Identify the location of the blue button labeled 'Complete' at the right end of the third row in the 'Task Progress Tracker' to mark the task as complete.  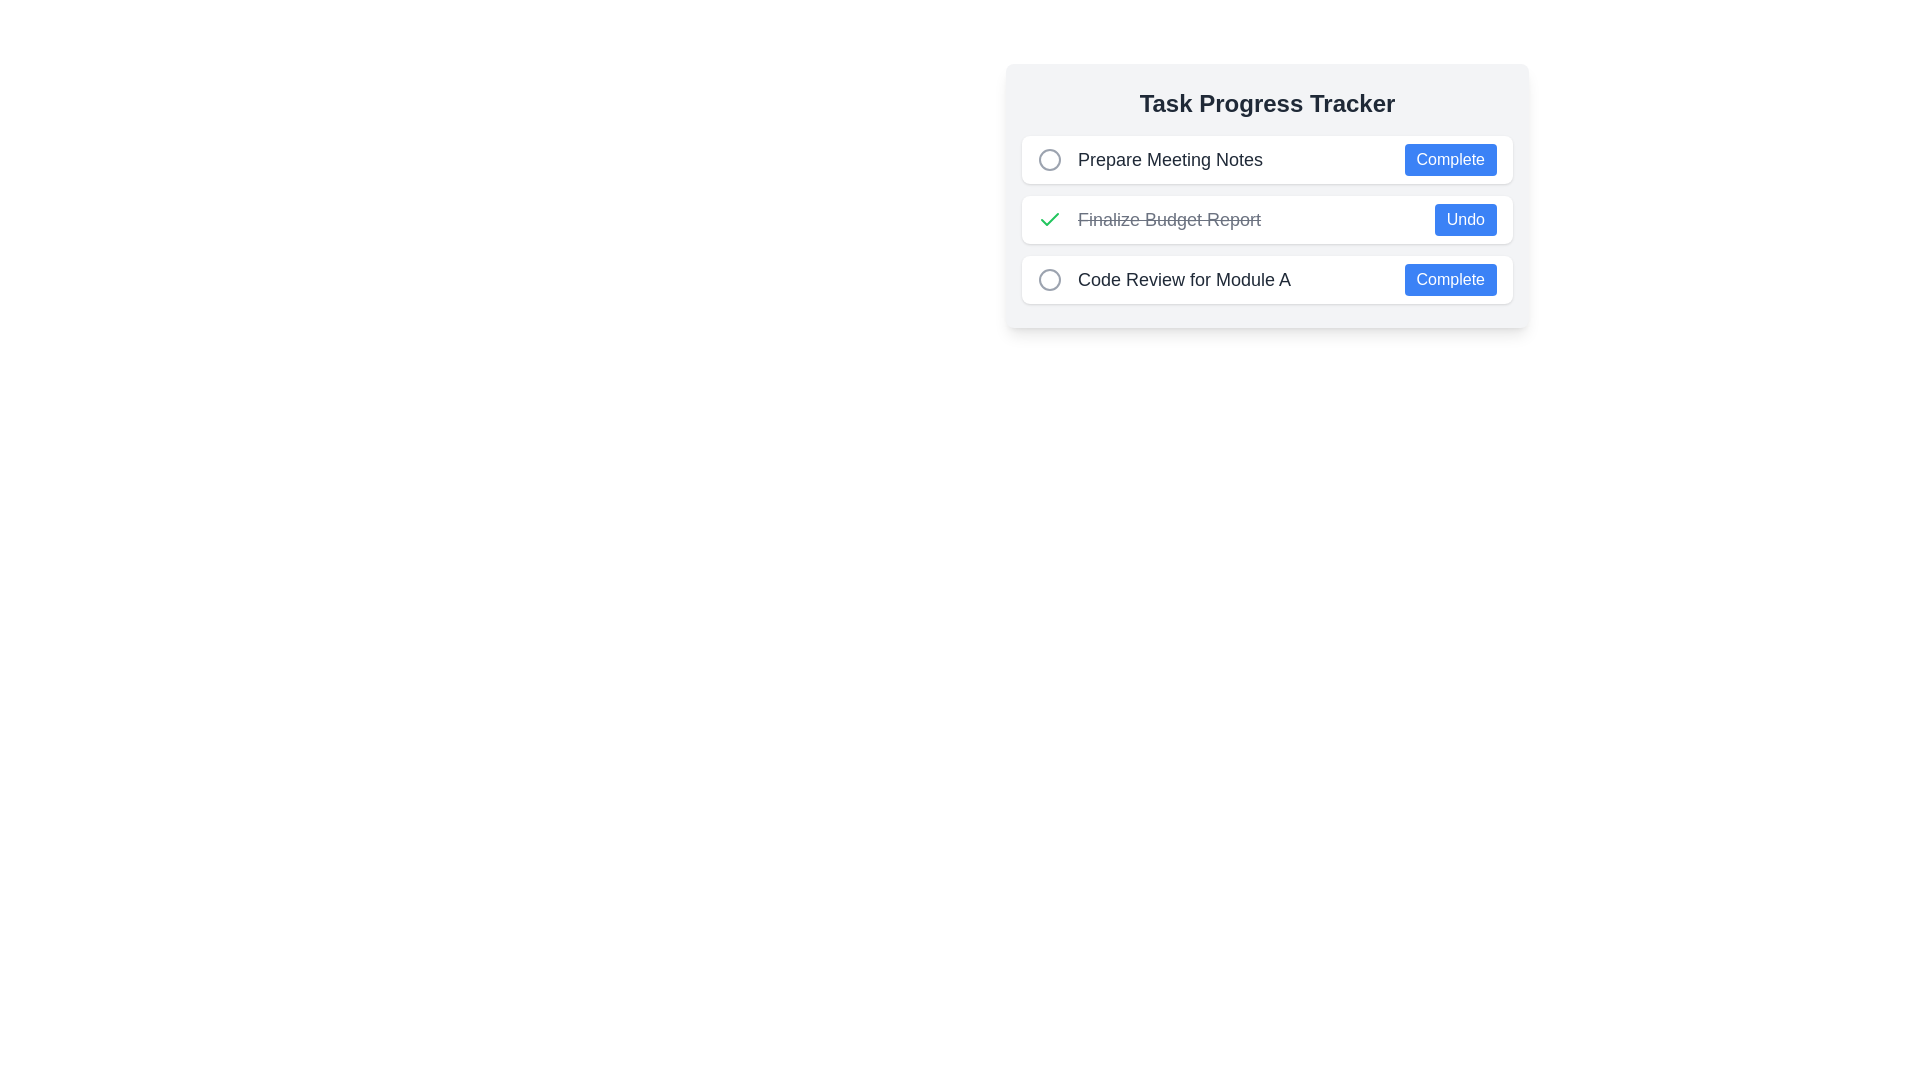
(1450, 280).